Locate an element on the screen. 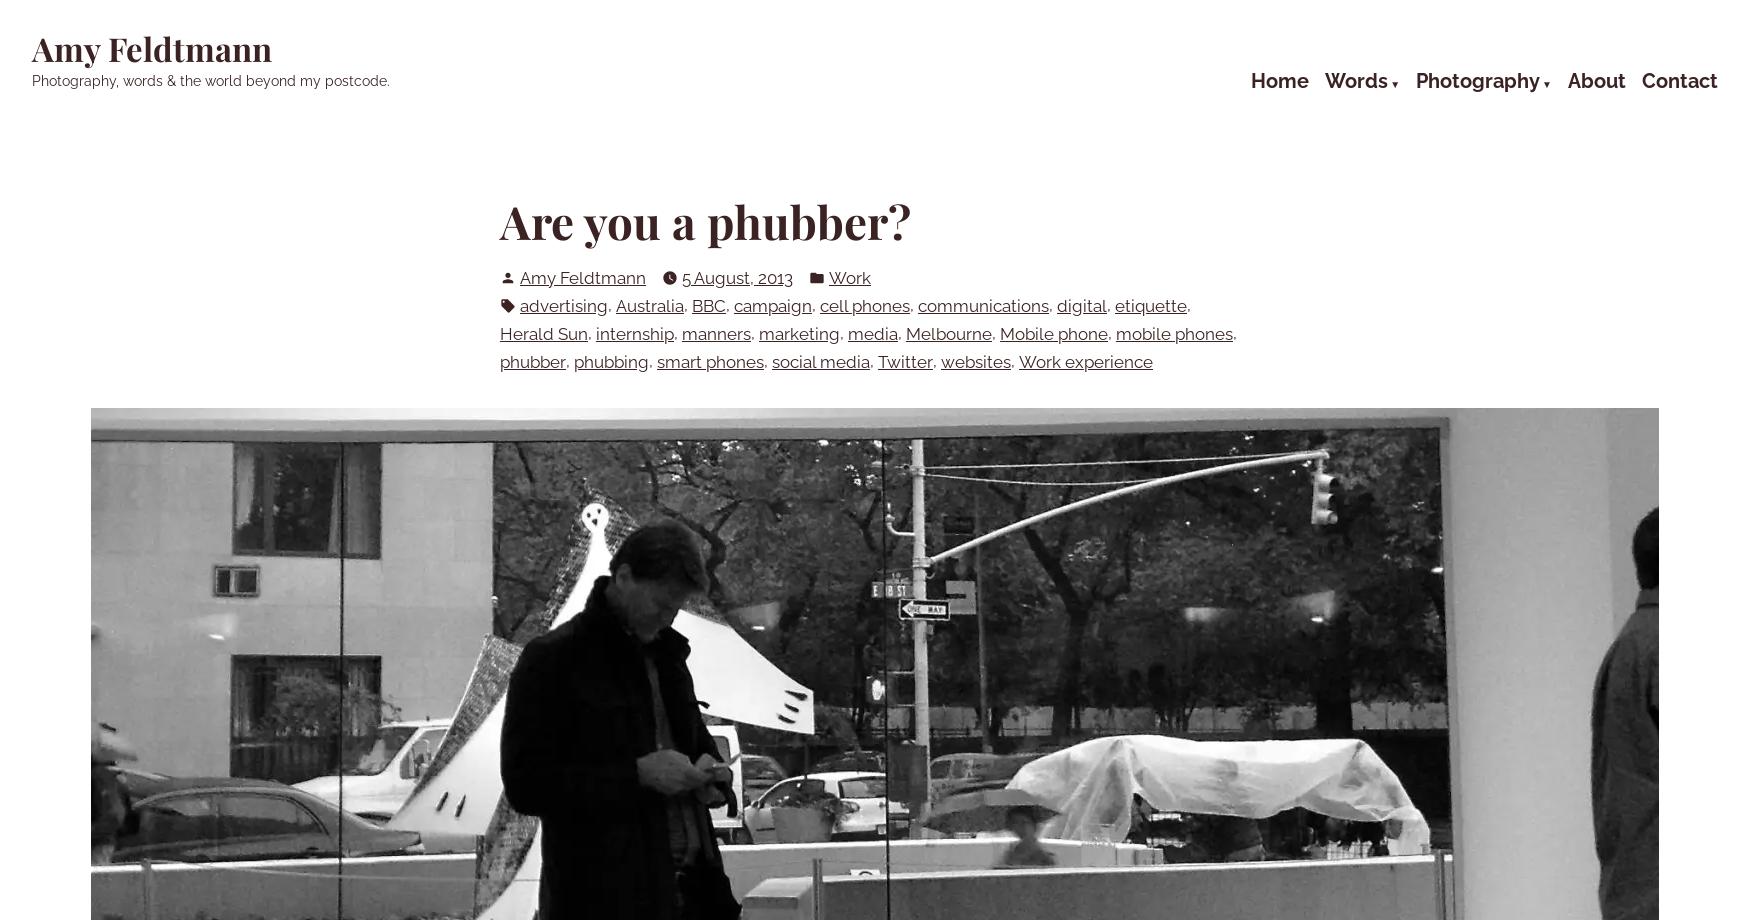 The height and width of the screenshot is (920, 1750). 'internship' is located at coordinates (634, 333).